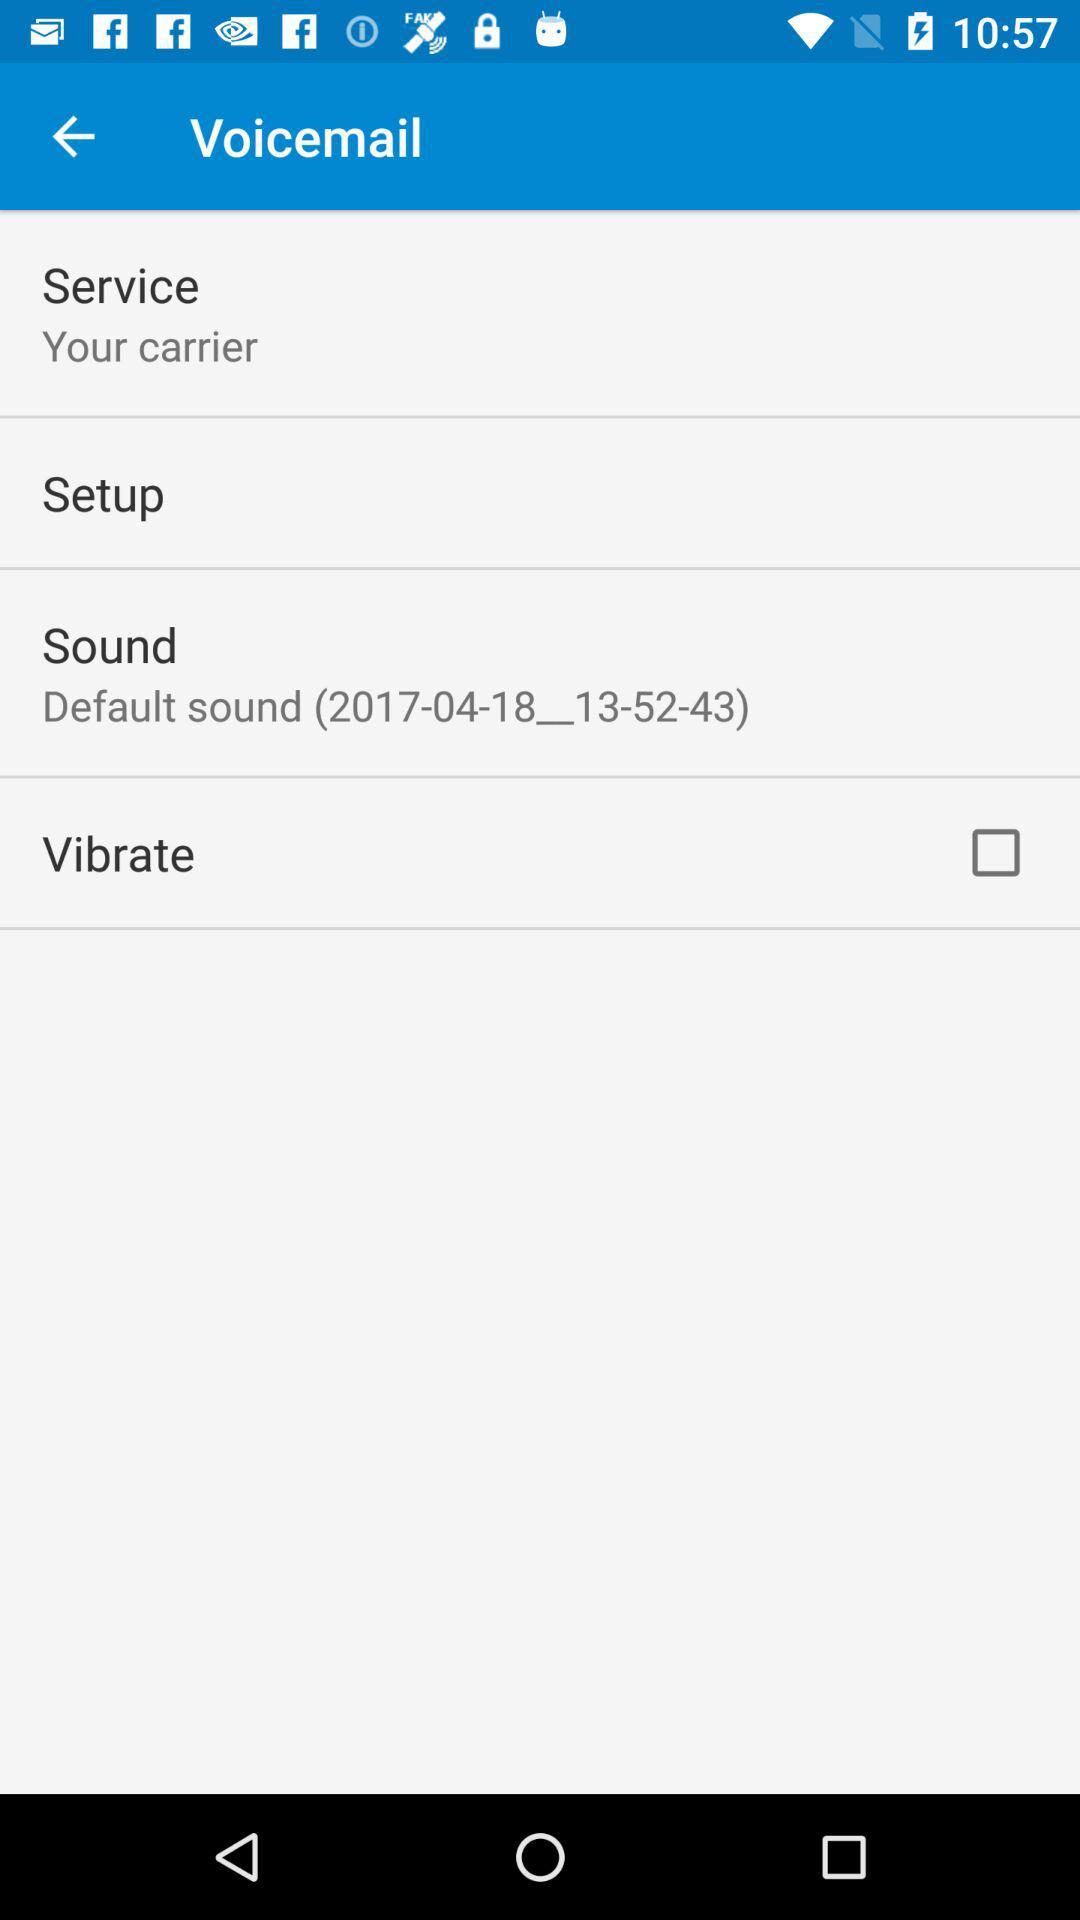 Image resolution: width=1080 pixels, height=1920 pixels. Describe the element at coordinates (103, 492) in the screenshot. I see `setup icon` at that location.